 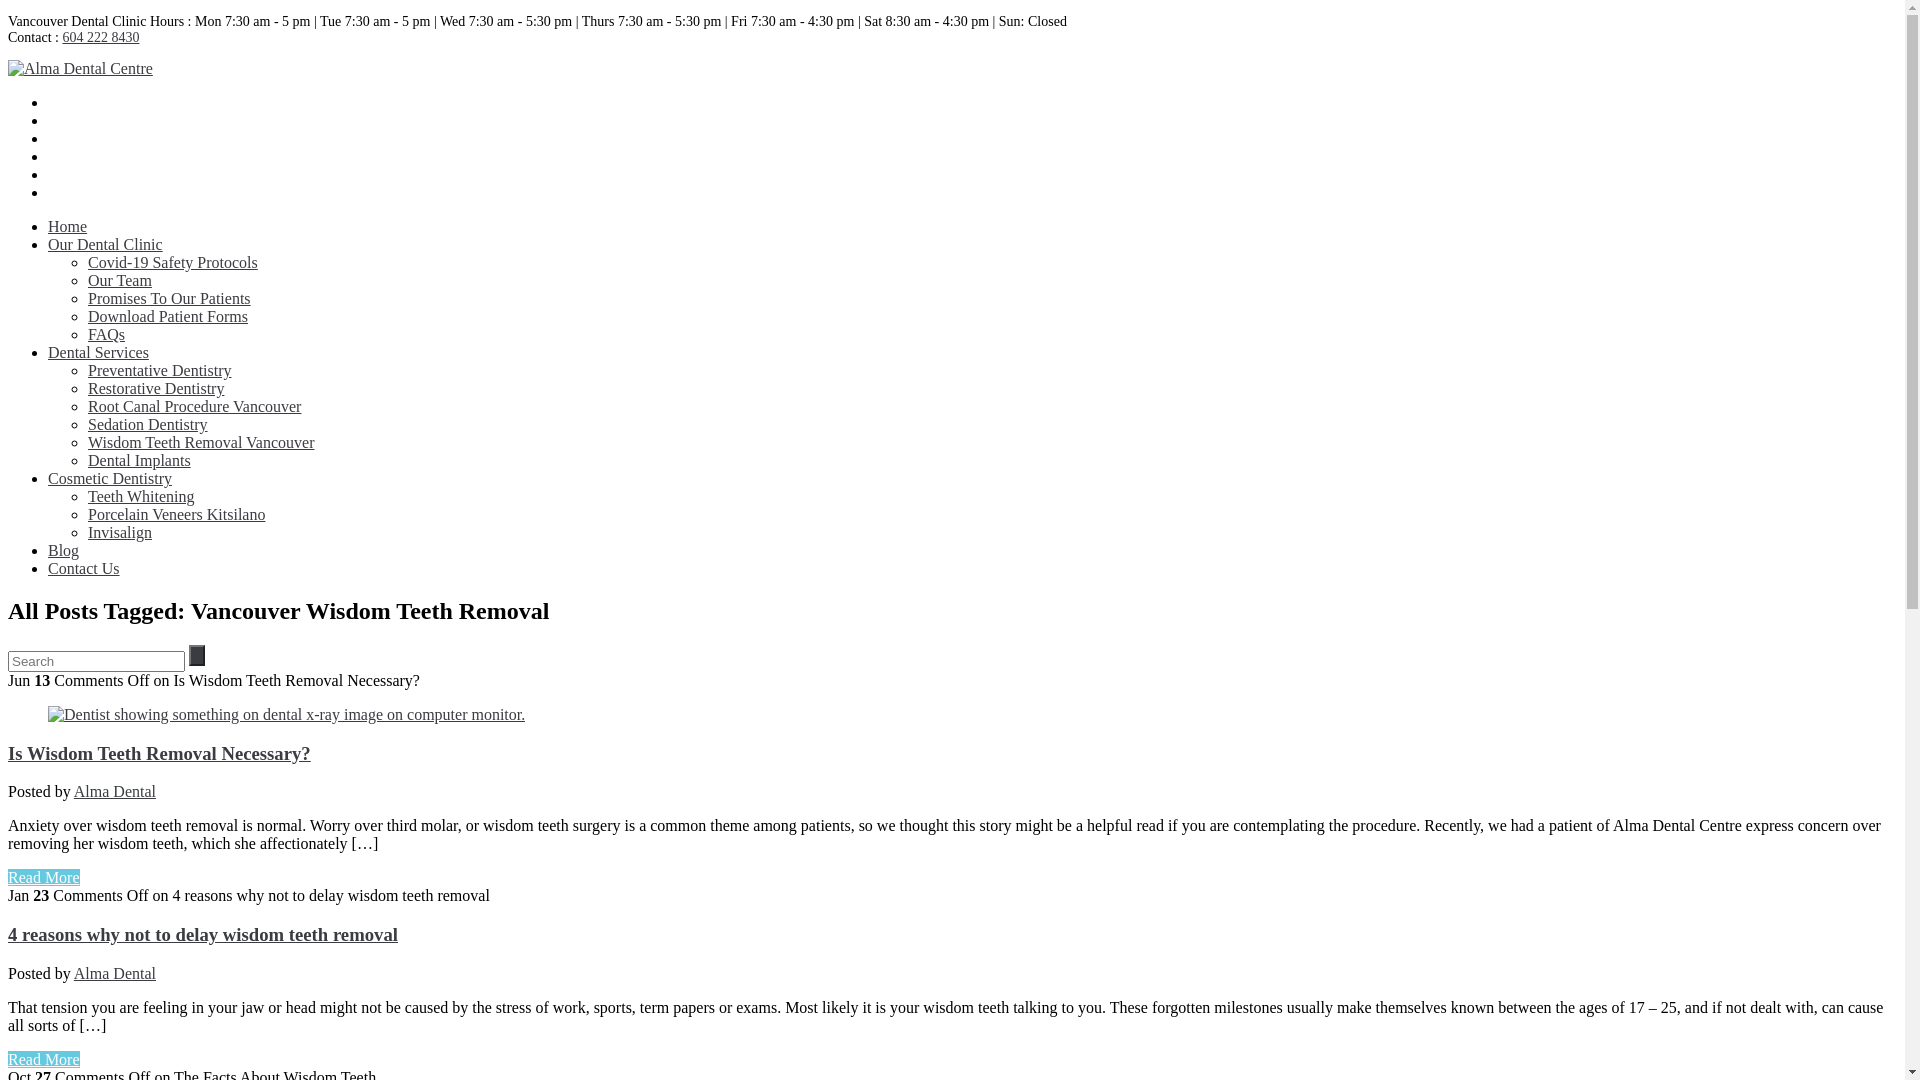 What do you see at coordinates (168, 315) in the screenshot?
I see `'Download Patient Forms'` at bounding box center [168, 315].